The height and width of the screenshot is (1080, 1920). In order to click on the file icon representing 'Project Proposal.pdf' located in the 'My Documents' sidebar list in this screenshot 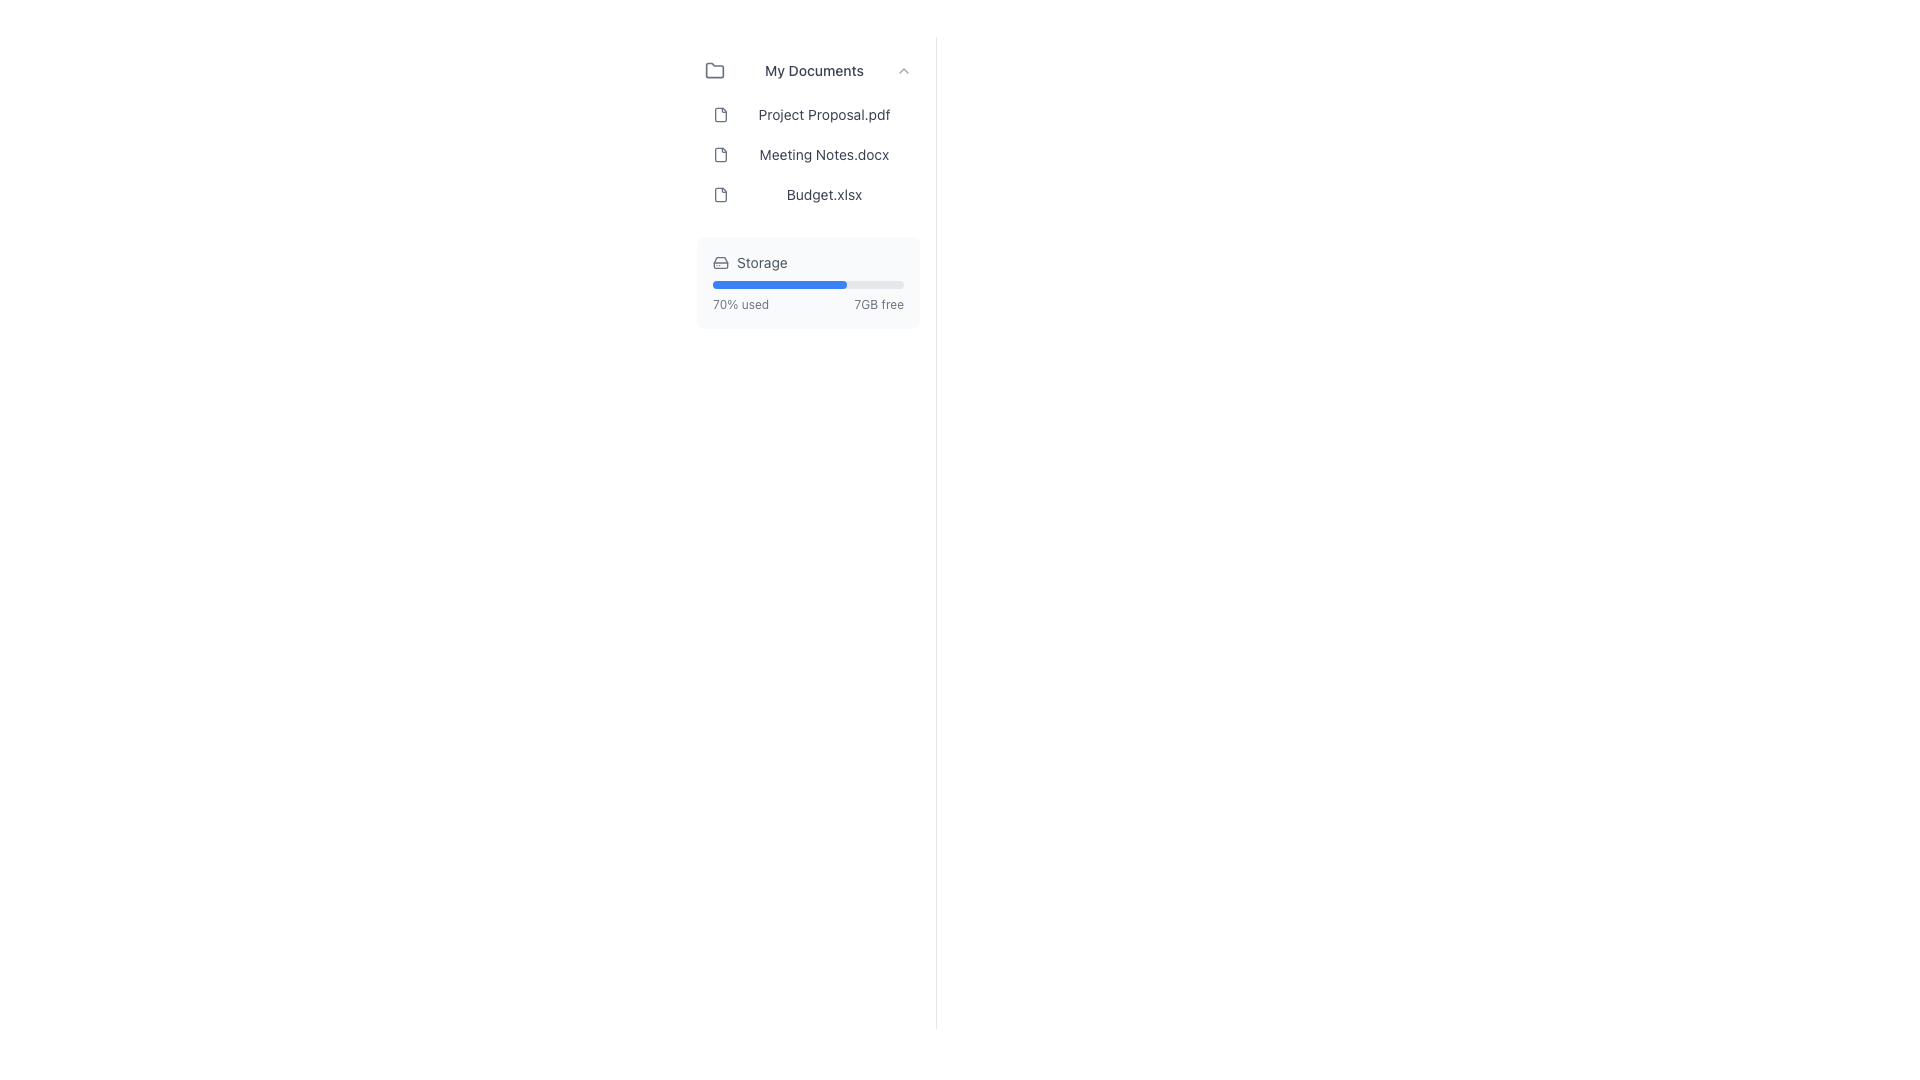, I will do `click(720, 115)`.